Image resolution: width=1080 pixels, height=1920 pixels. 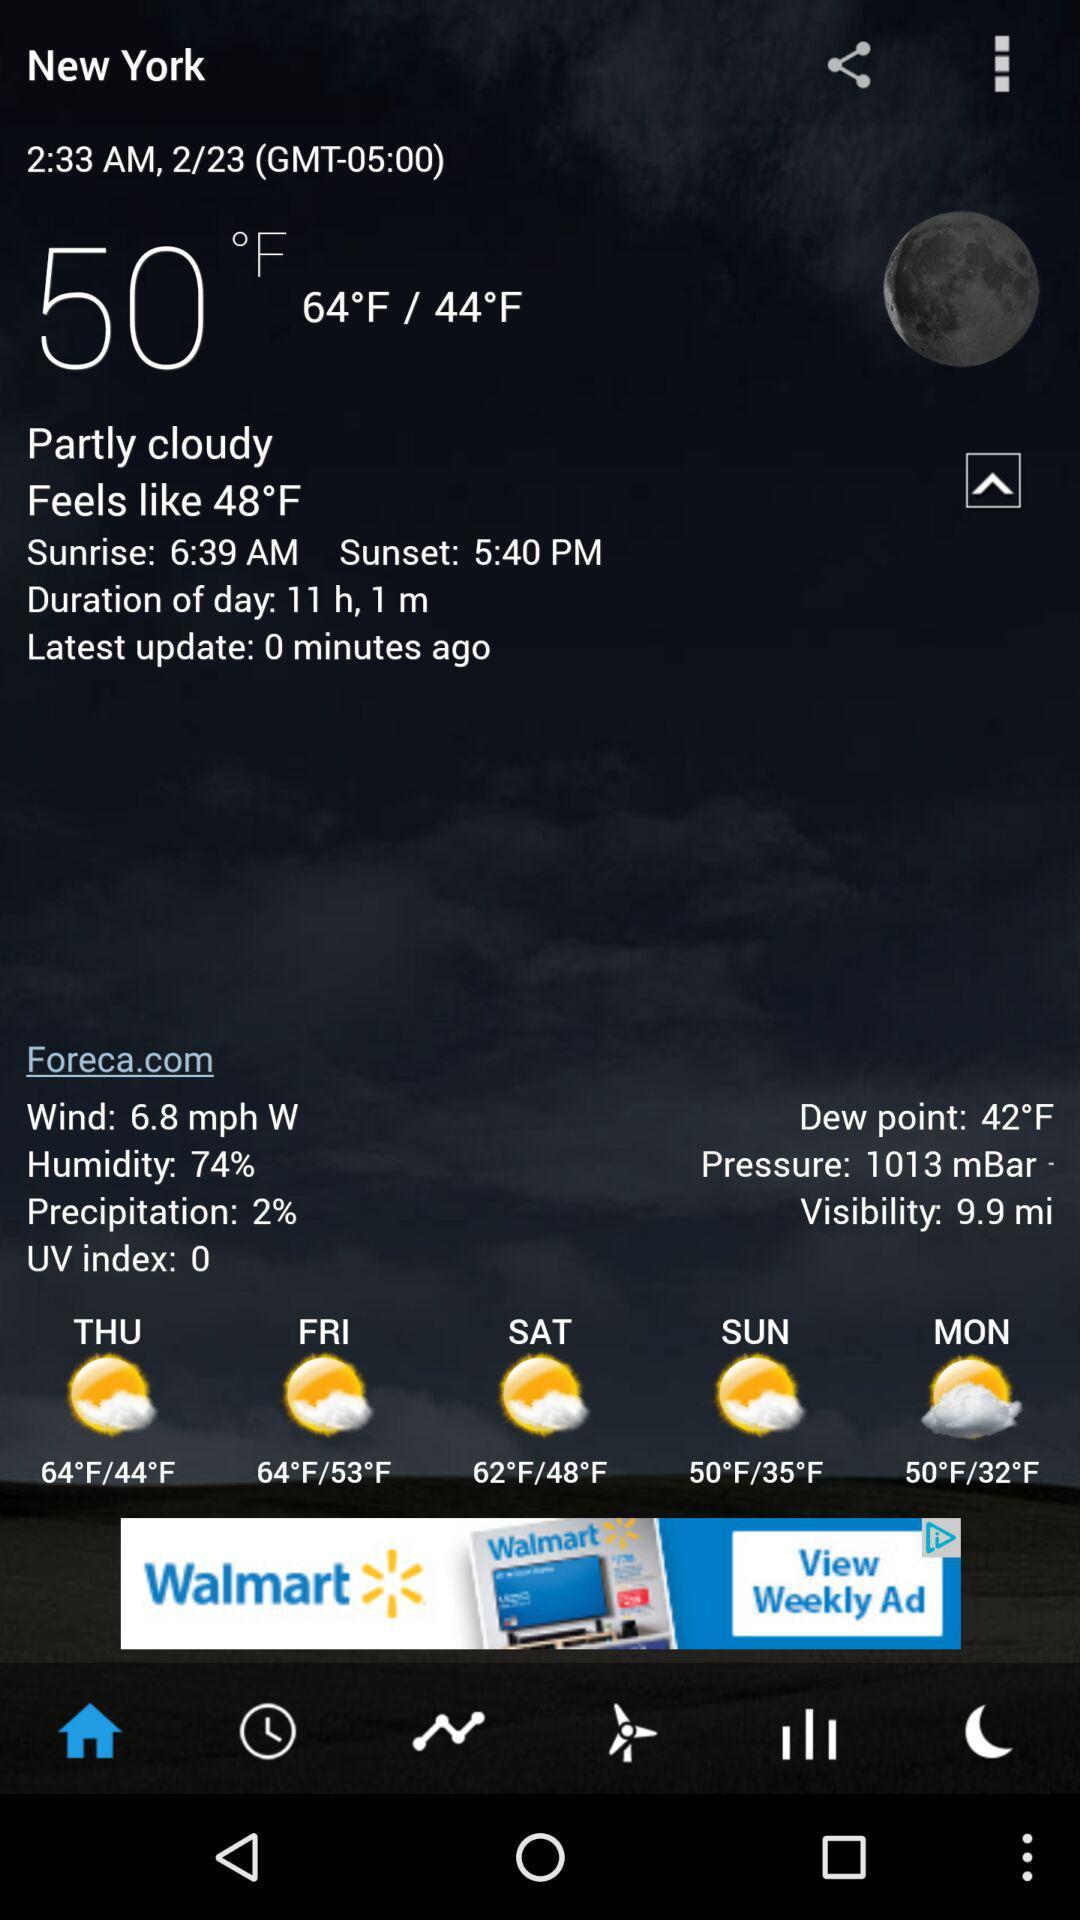 What do you see at coordinates (994, 481) in the screenshot?
I see `up arrow` at bounding box center [994, 481].